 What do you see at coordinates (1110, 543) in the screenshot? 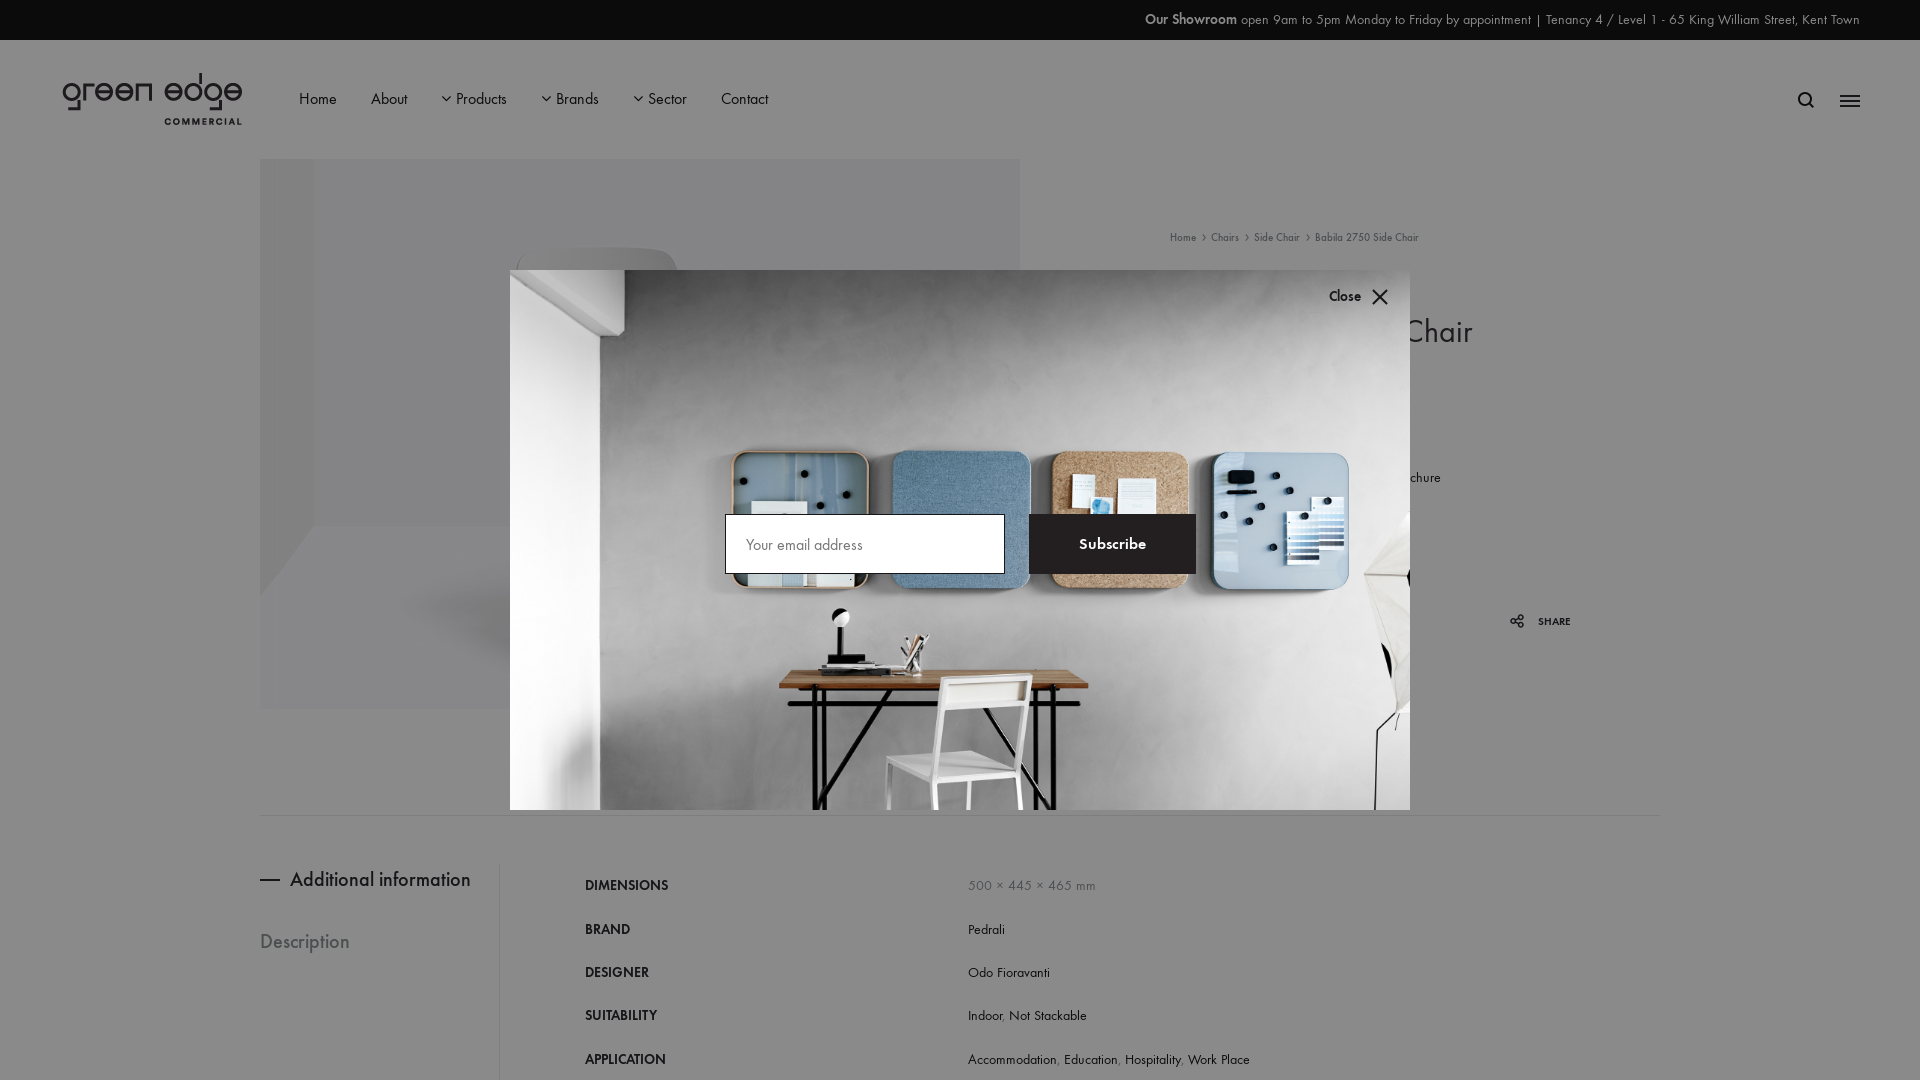
I see `'Subscribe'` at bounding box center [1110, 543].